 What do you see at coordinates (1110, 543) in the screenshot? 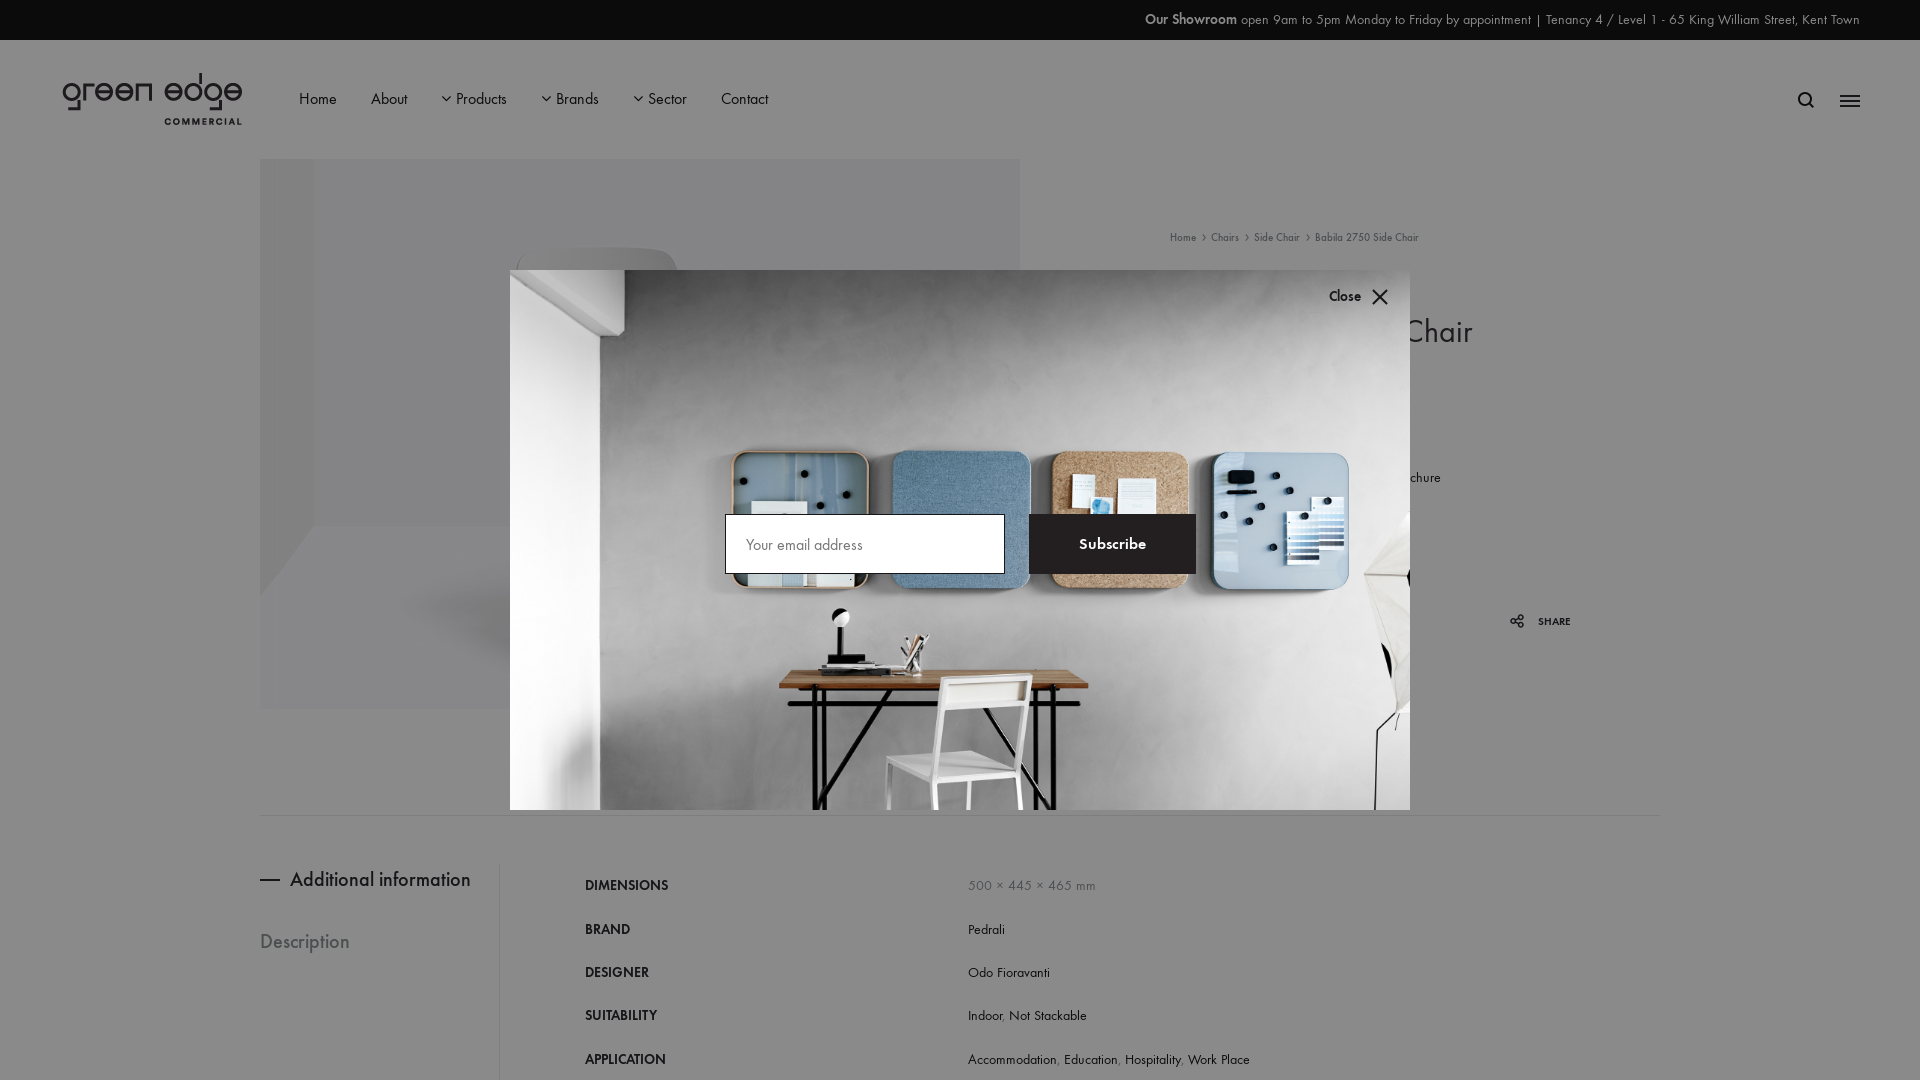
I see `'Subscribe'` at bounding box center [1110, 543].